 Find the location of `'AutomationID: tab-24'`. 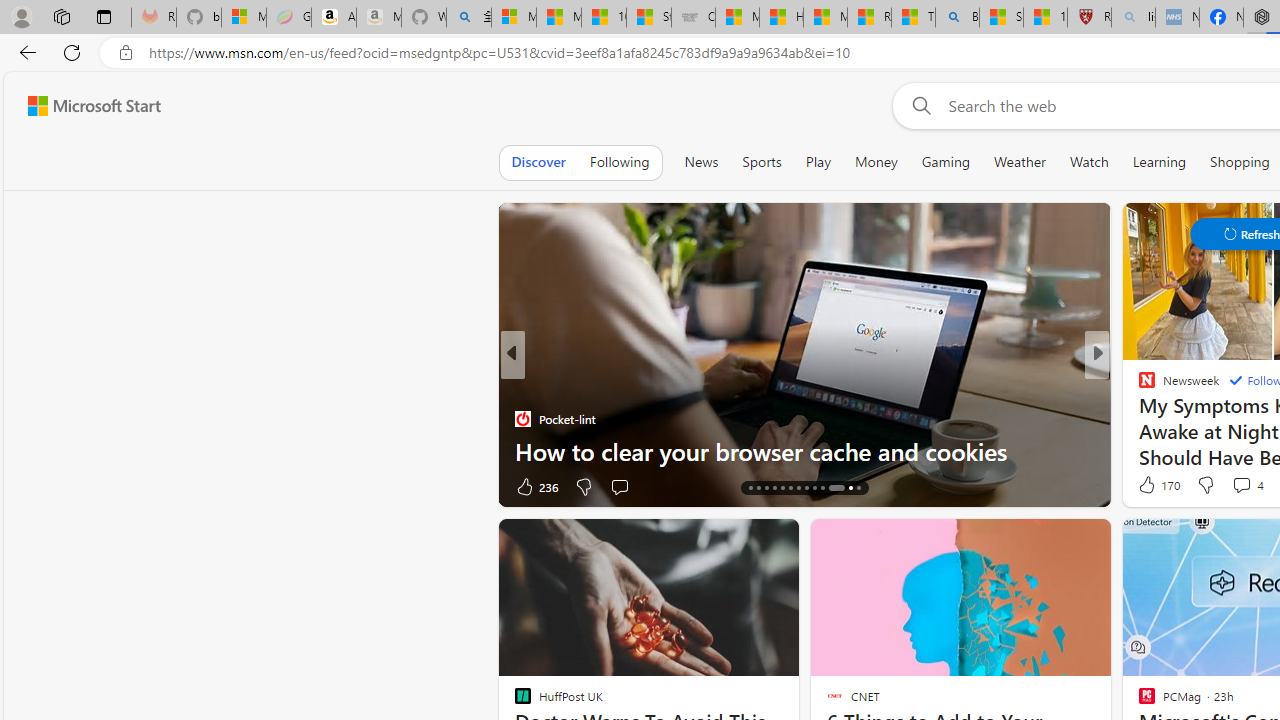

'AutomationID: tab-24' is located at coordinates (830, 488).